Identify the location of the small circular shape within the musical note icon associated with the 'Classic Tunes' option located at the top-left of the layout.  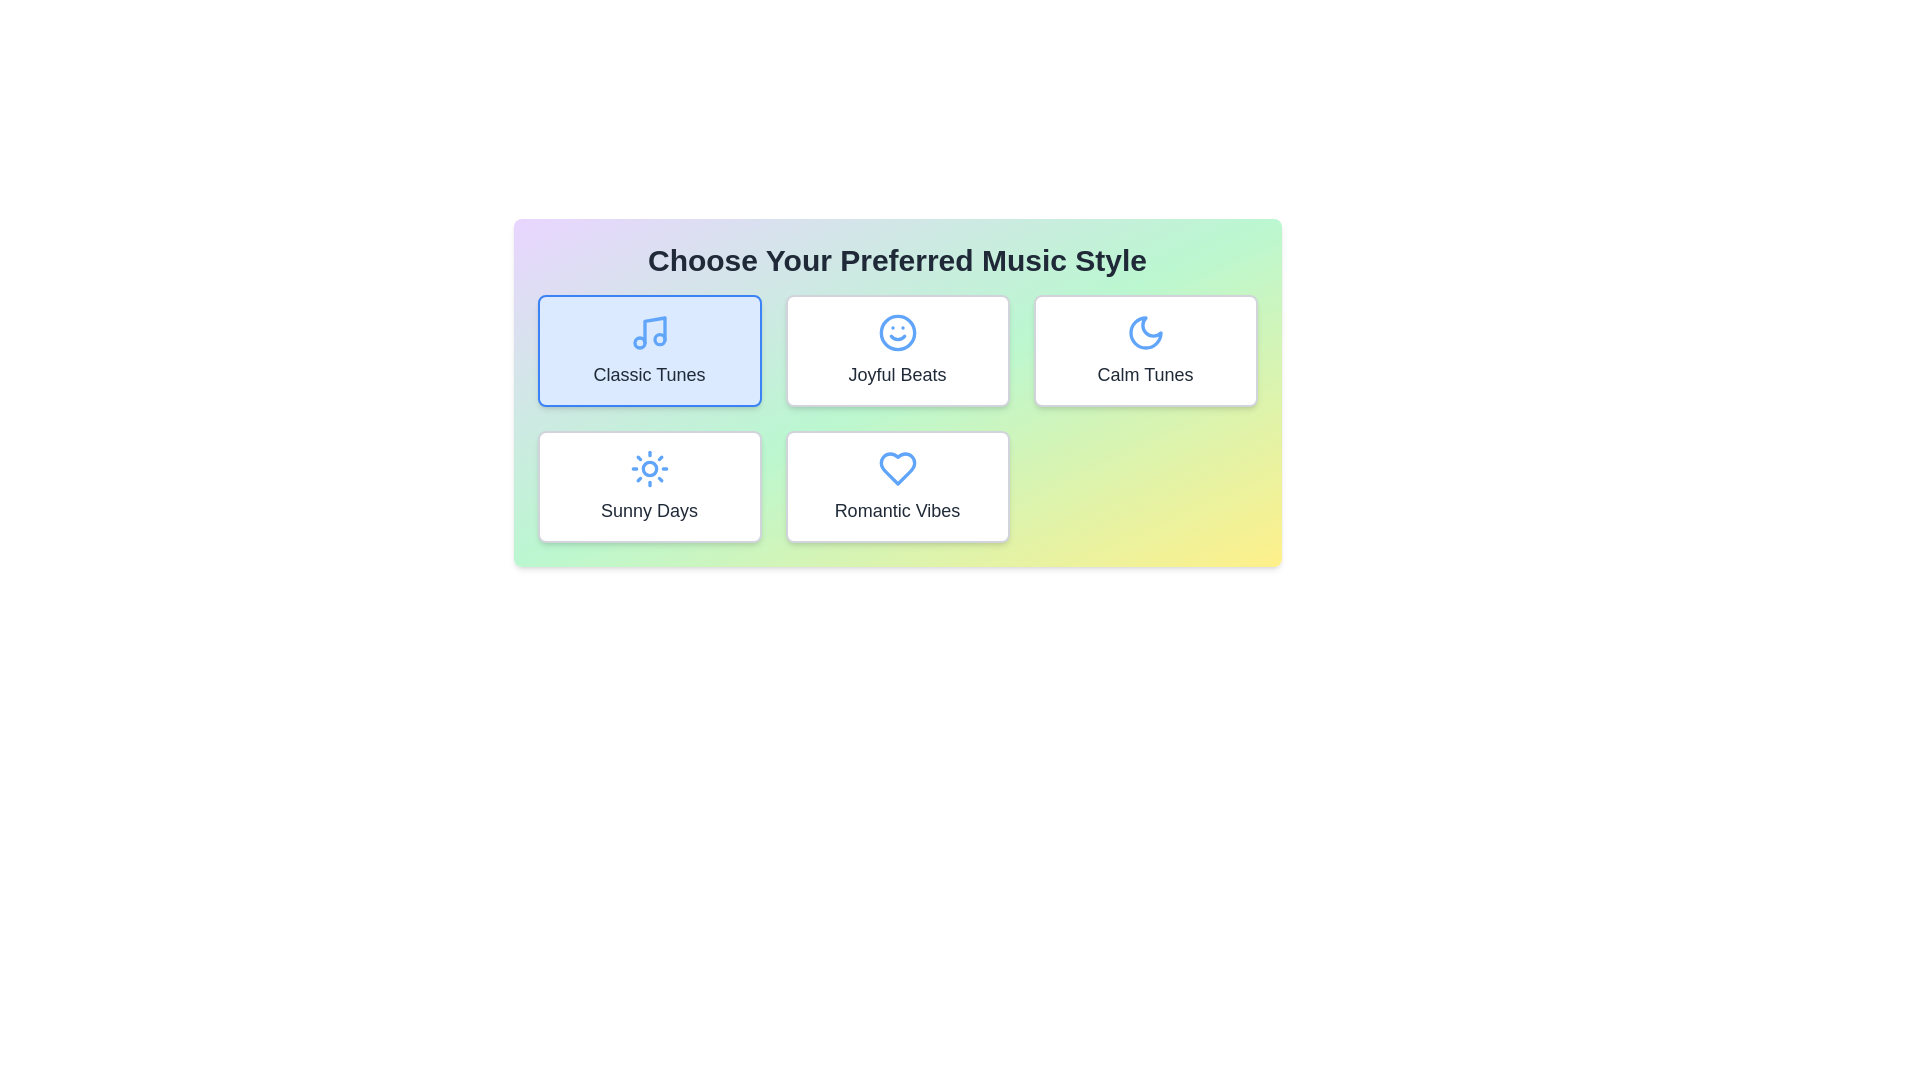
(638, 342).